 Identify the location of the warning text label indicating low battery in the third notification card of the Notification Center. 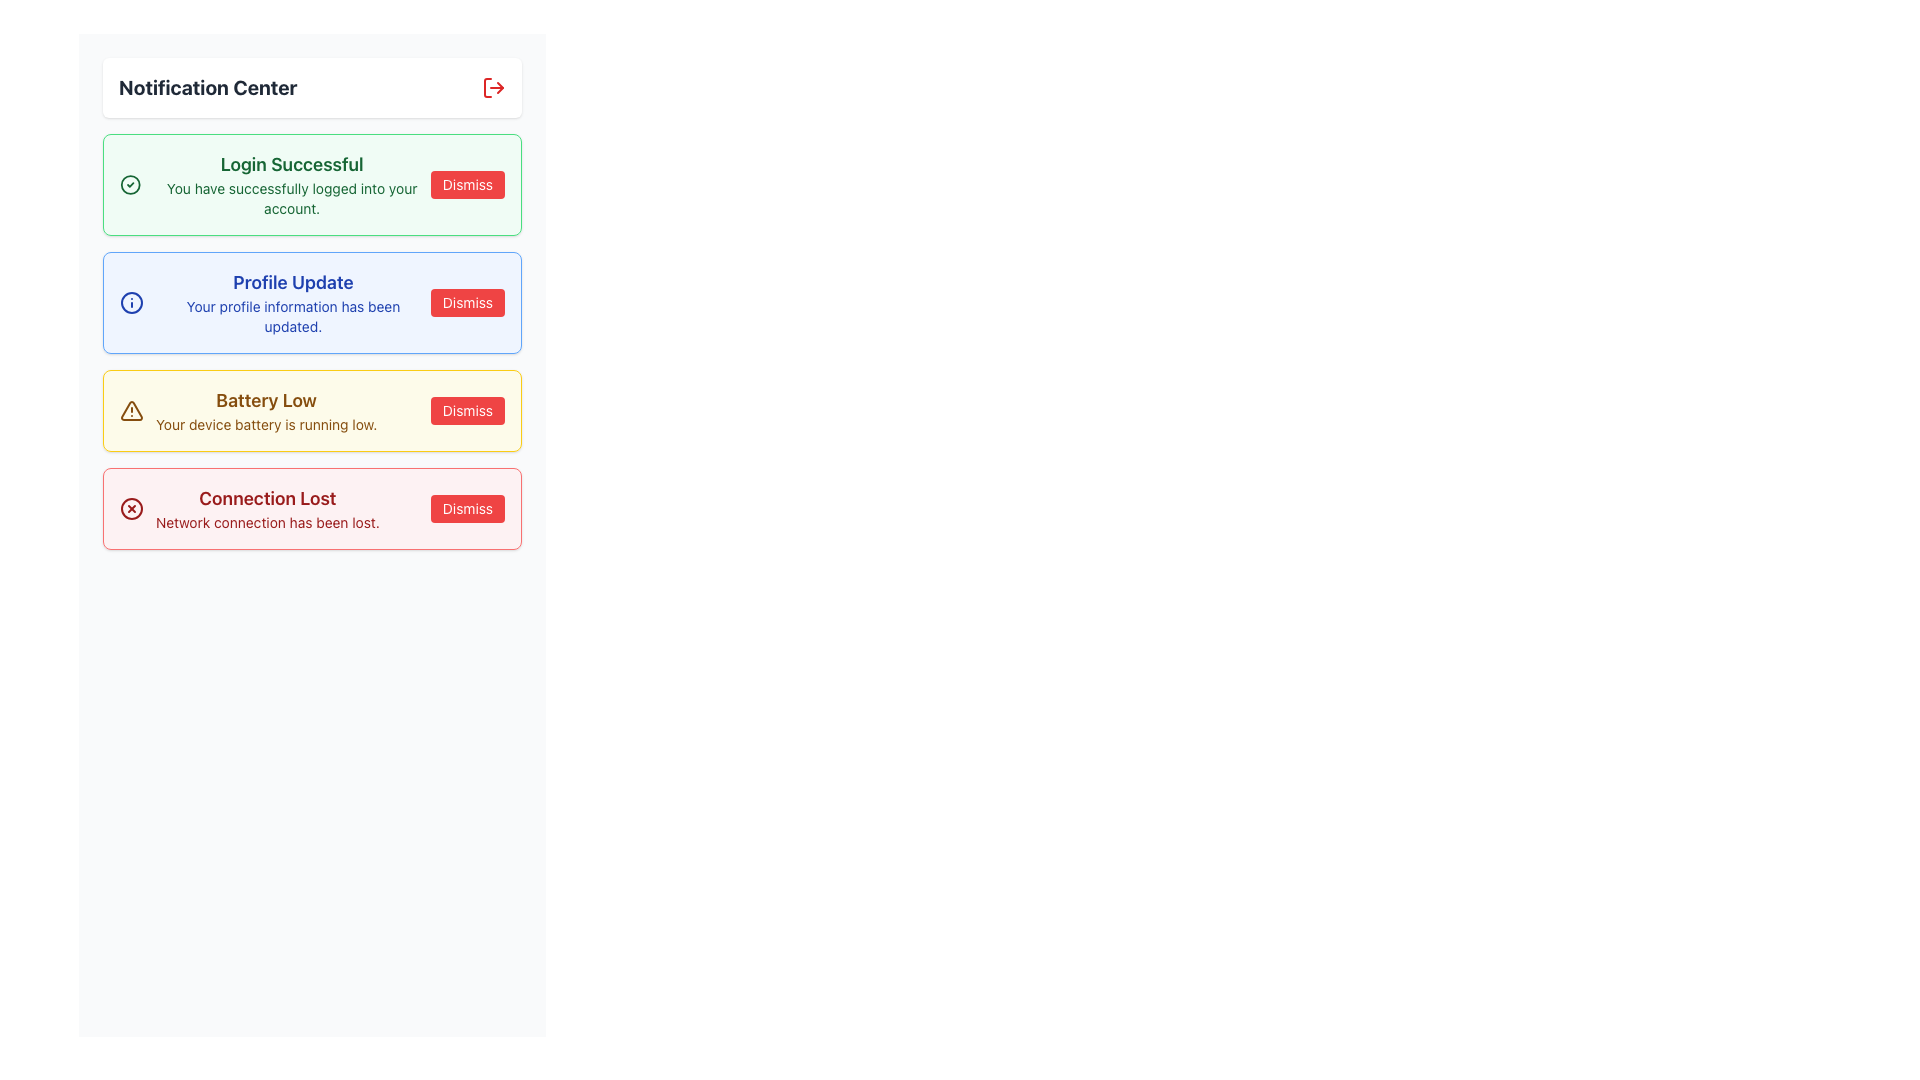
(265, 401).